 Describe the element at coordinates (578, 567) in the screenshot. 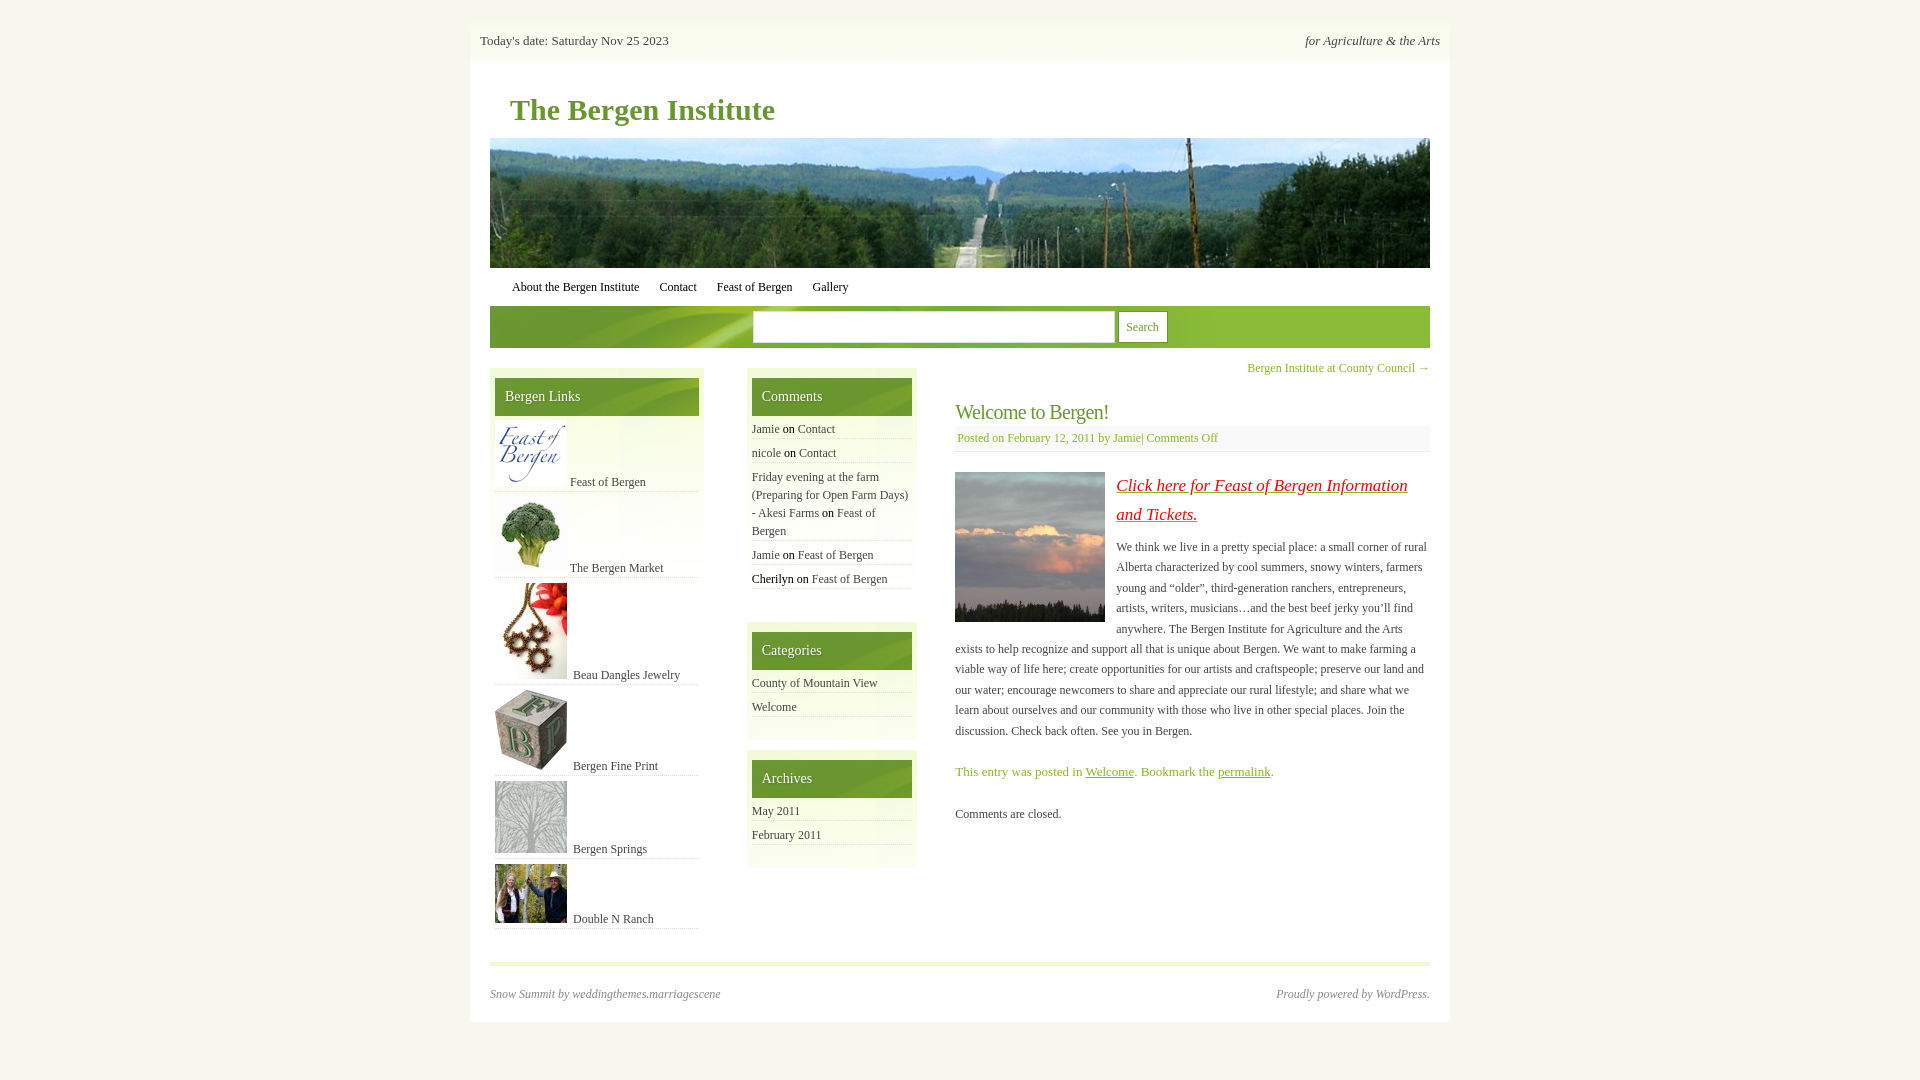

I see `'The Bergen Market'` at that location.